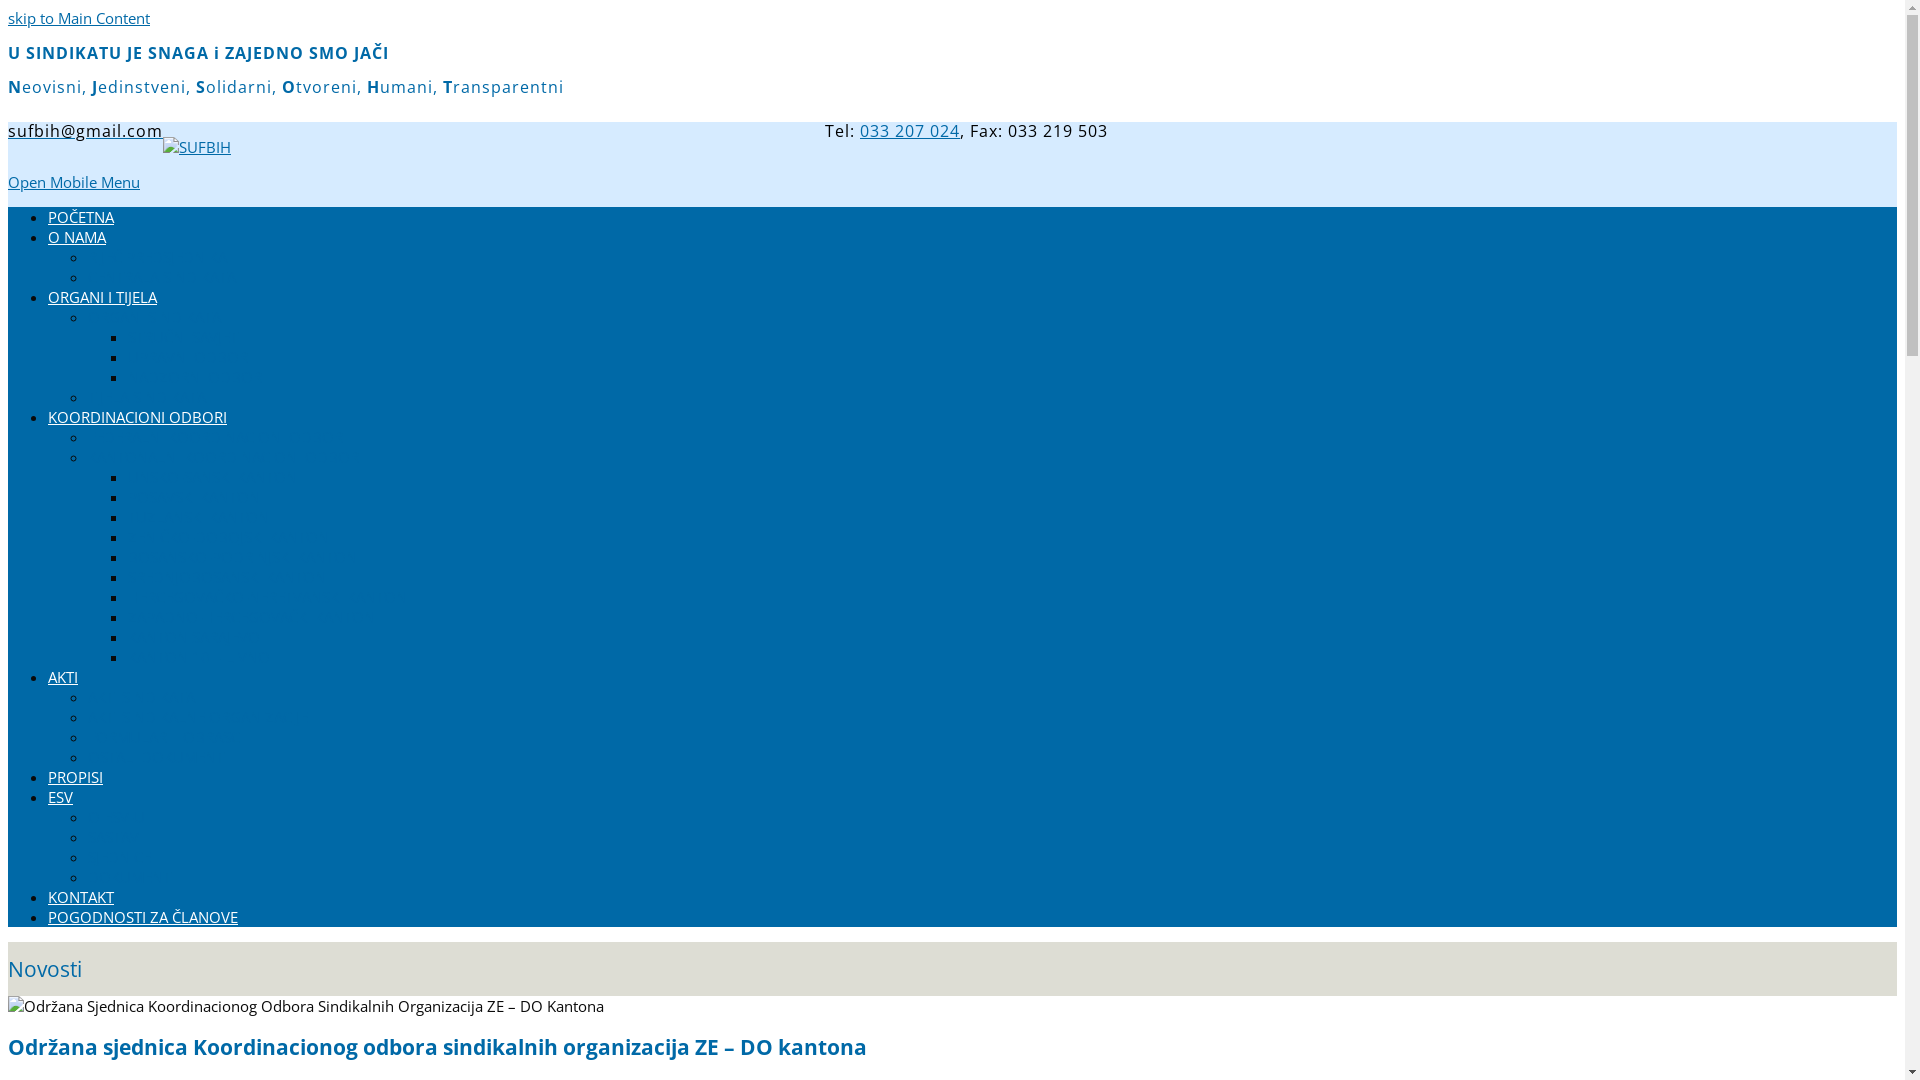 This screenshot has height=1080, width=1920. What do you see at coordinates (78, 18) in the screenshot?
I see `'skip to Main Content'` at bounding box center [78, 18].